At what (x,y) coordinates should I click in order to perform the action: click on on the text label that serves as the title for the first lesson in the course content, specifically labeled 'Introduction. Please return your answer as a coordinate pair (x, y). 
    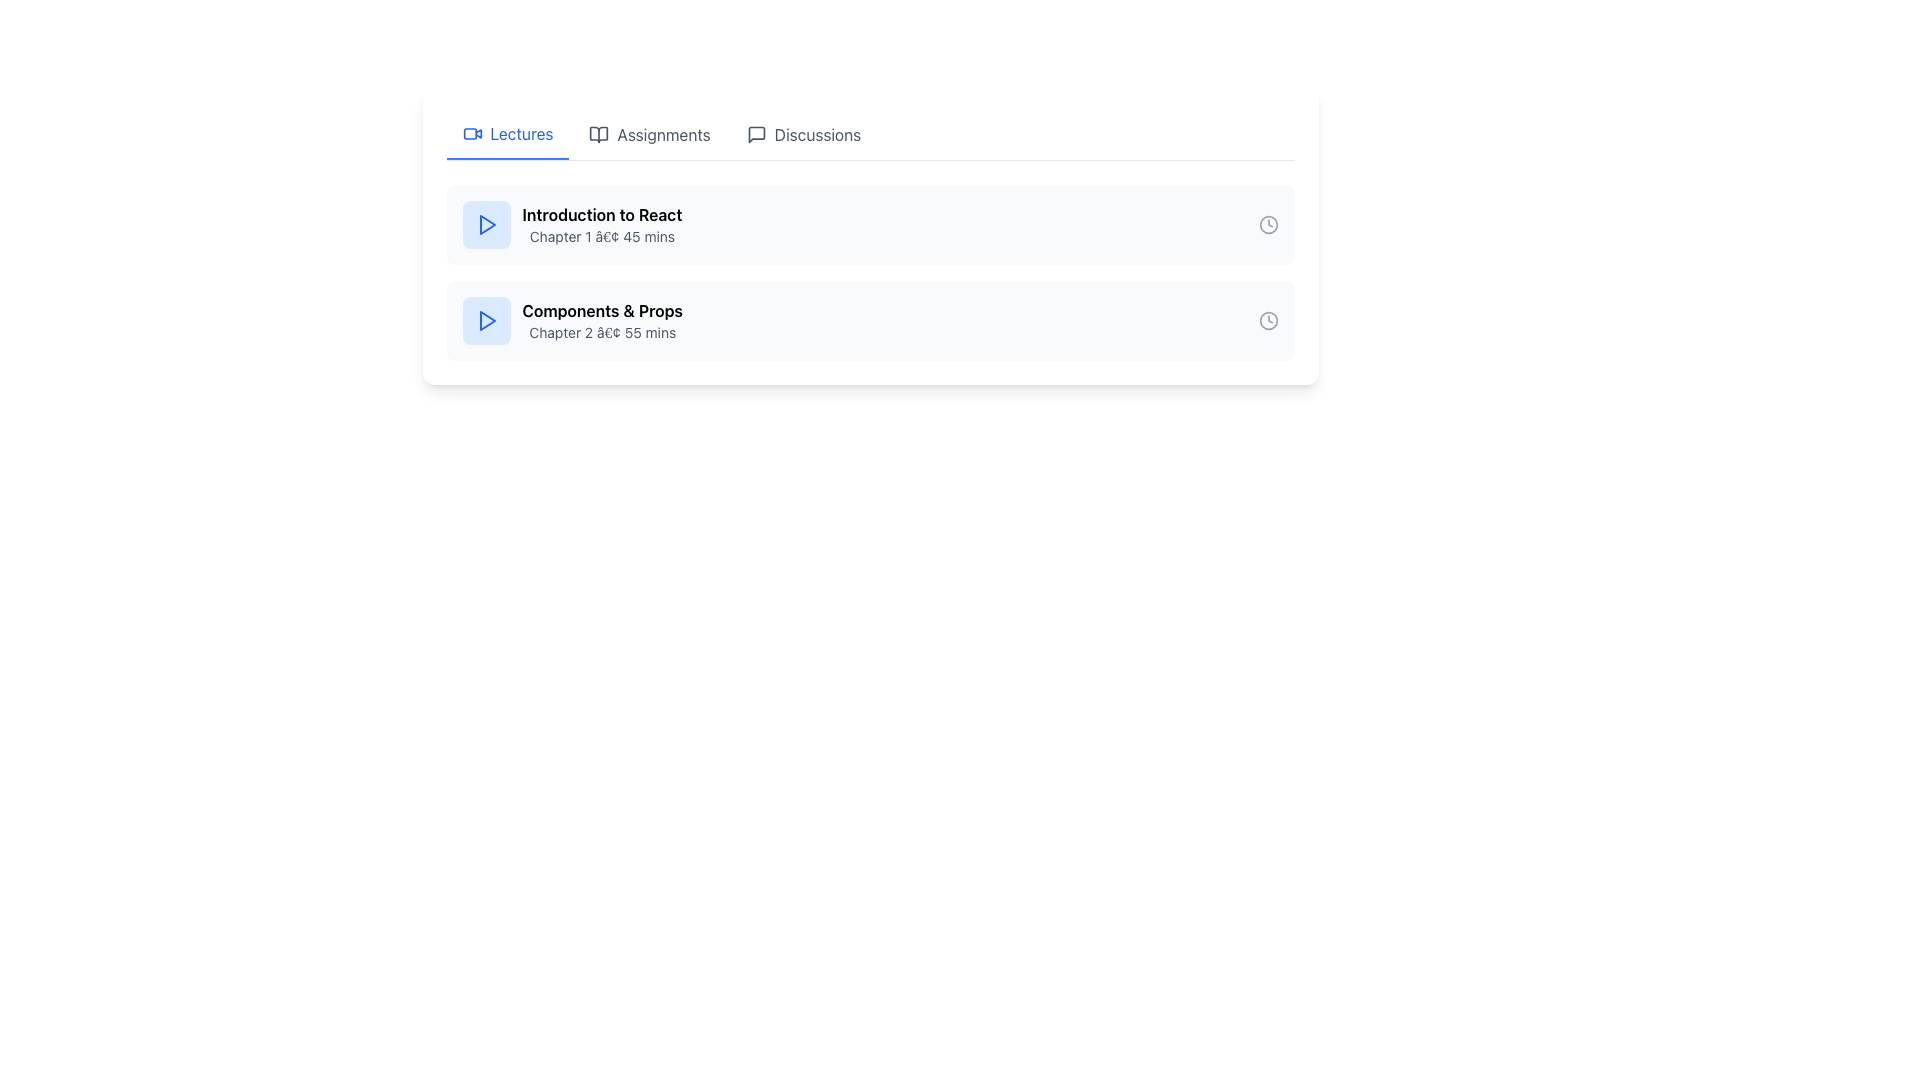
    Looking at the image, I should click on (601, 215).